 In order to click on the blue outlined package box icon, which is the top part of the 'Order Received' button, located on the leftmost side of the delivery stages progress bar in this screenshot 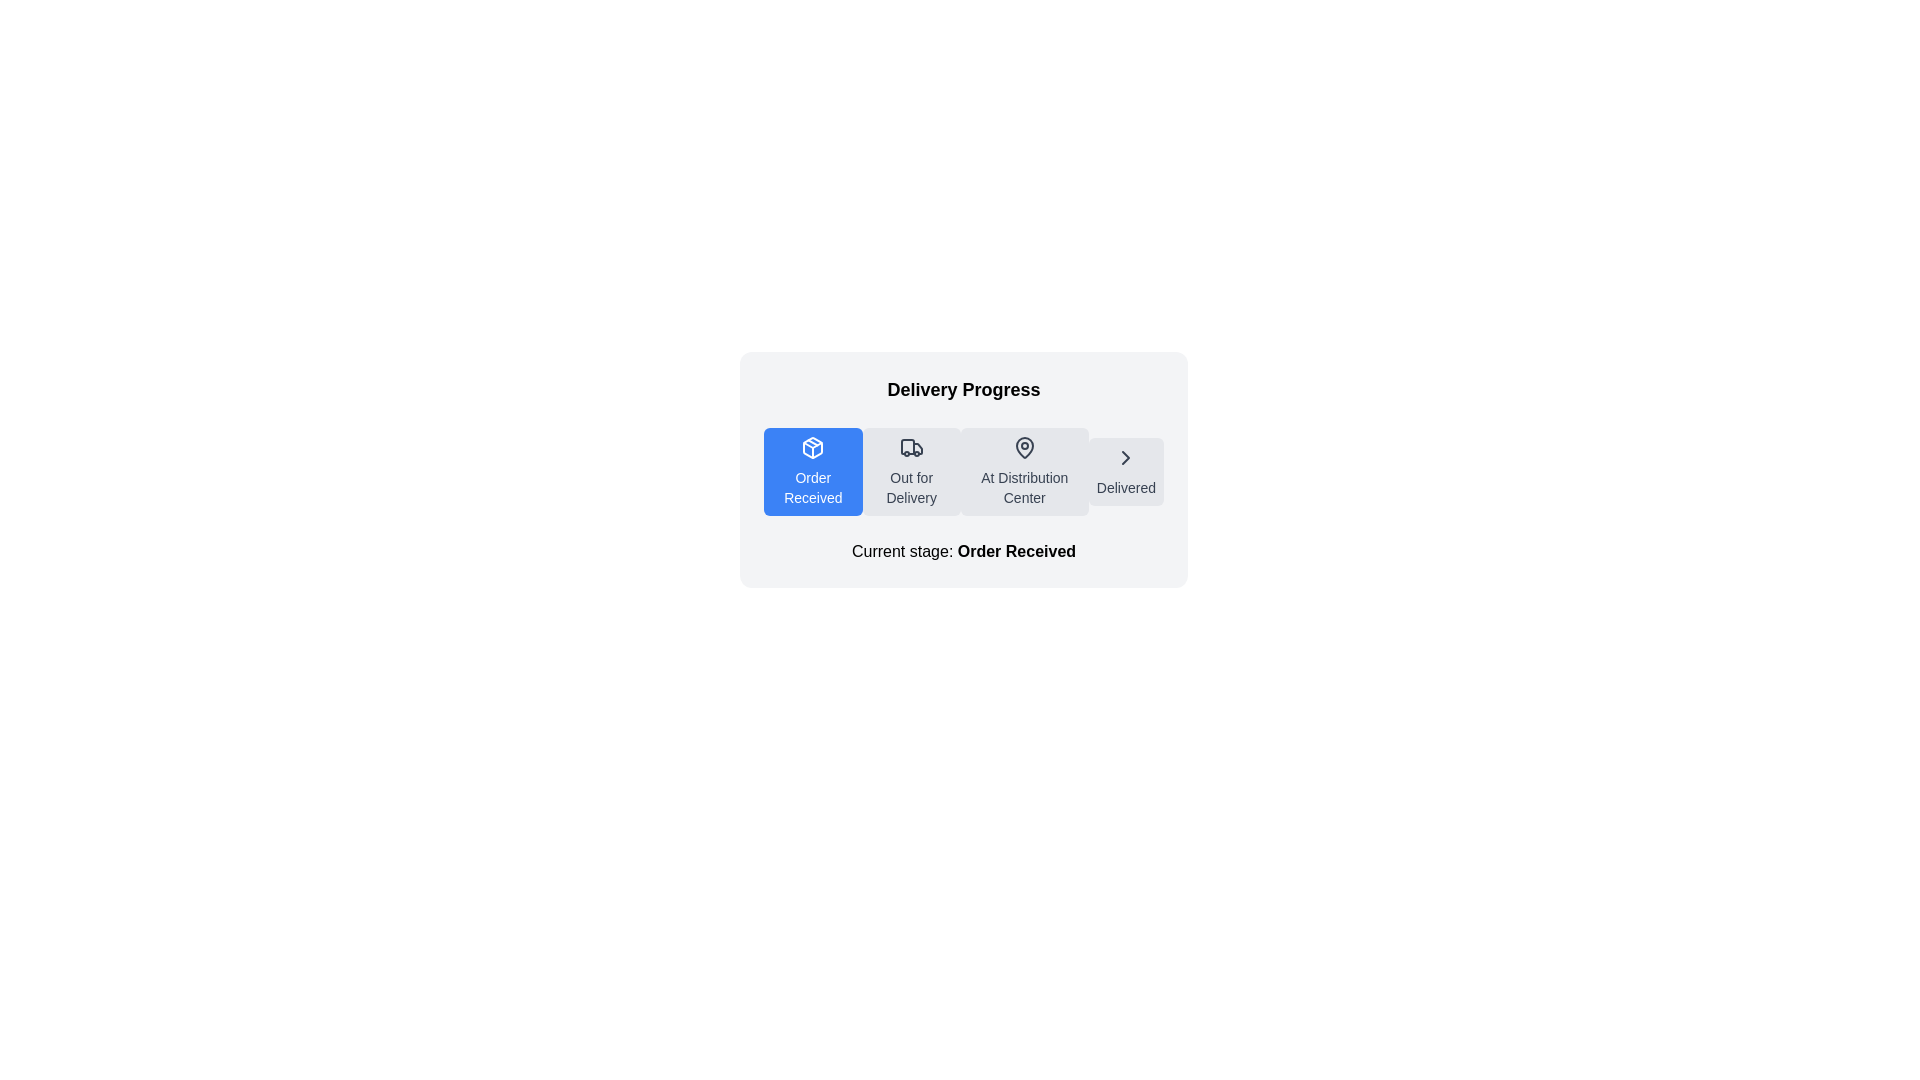, I will do `click(813, 446)`.